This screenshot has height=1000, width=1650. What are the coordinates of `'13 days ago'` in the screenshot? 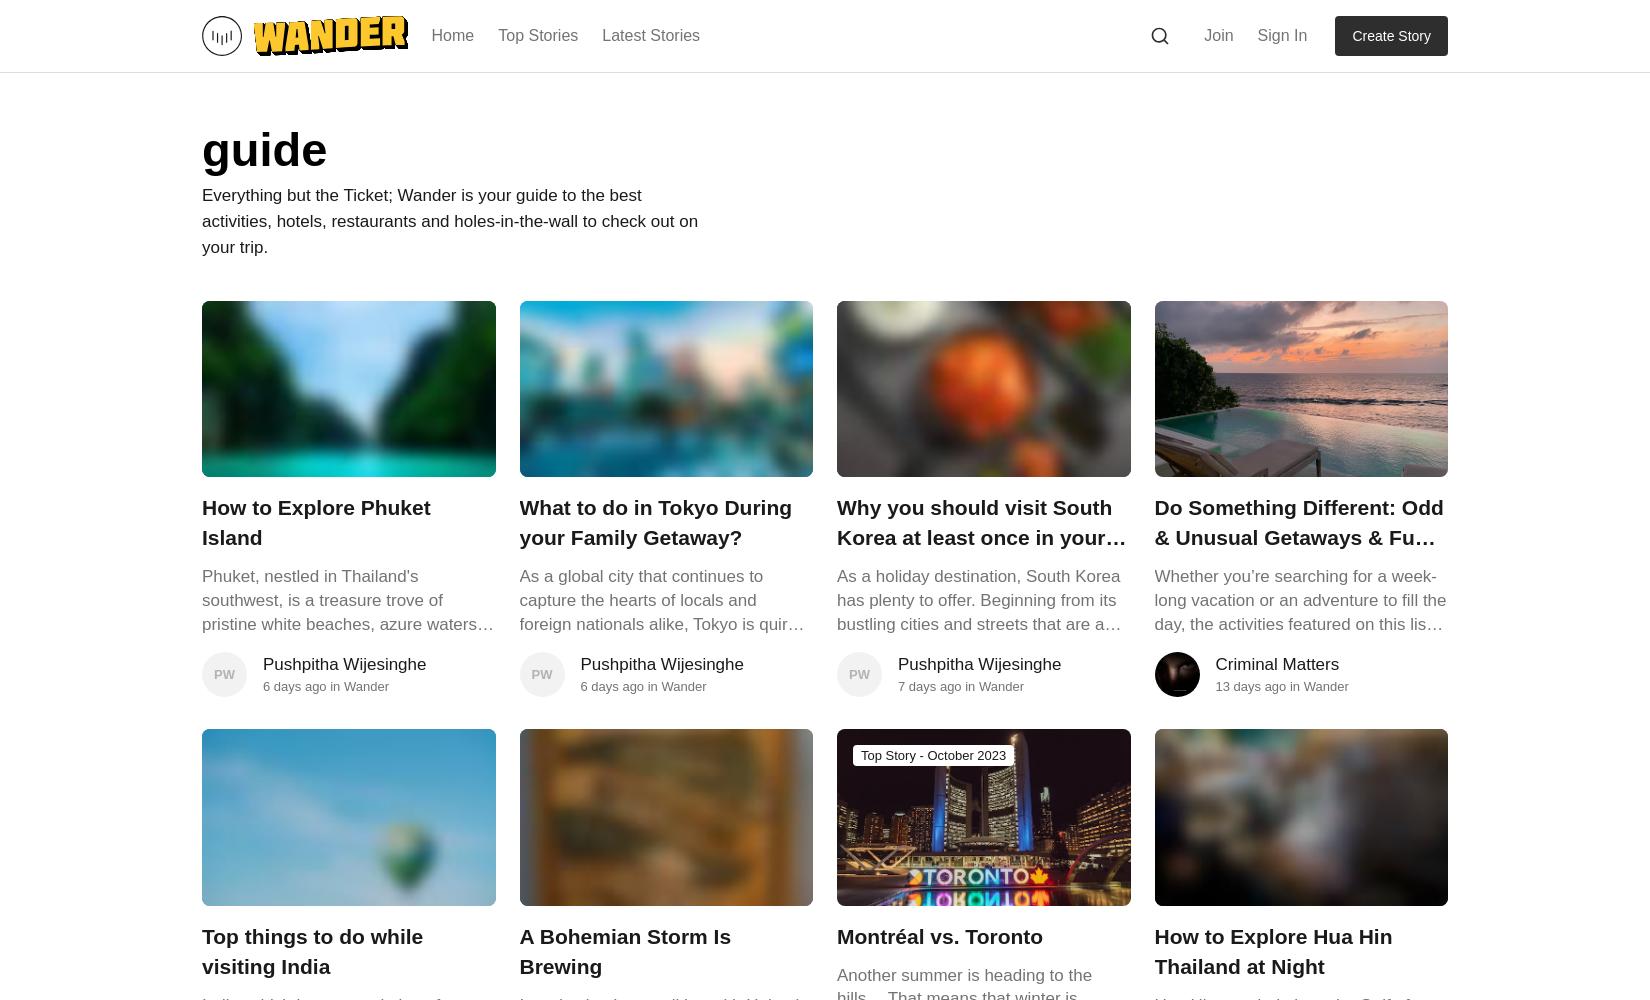 It's located at (1249, 686).